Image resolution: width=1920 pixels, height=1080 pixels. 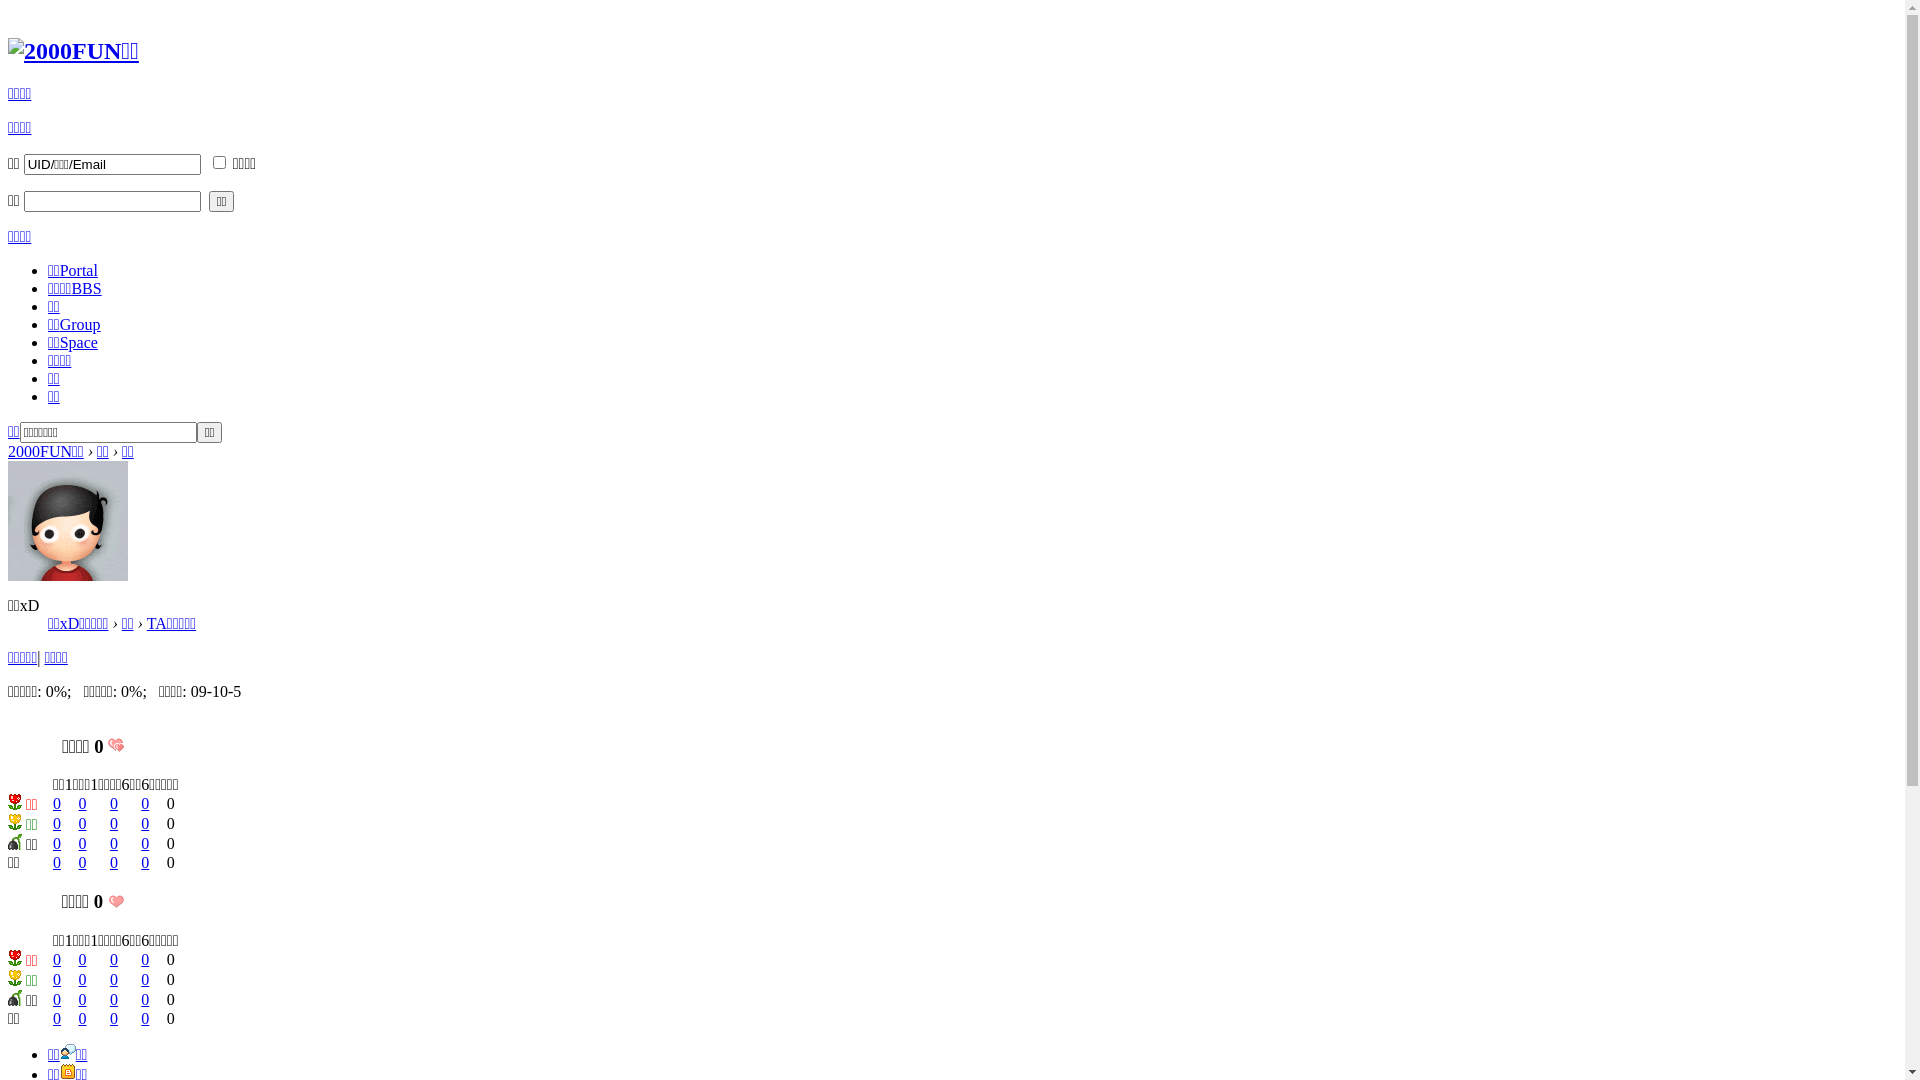 I want to click on '0', so click(x=52, y=861).